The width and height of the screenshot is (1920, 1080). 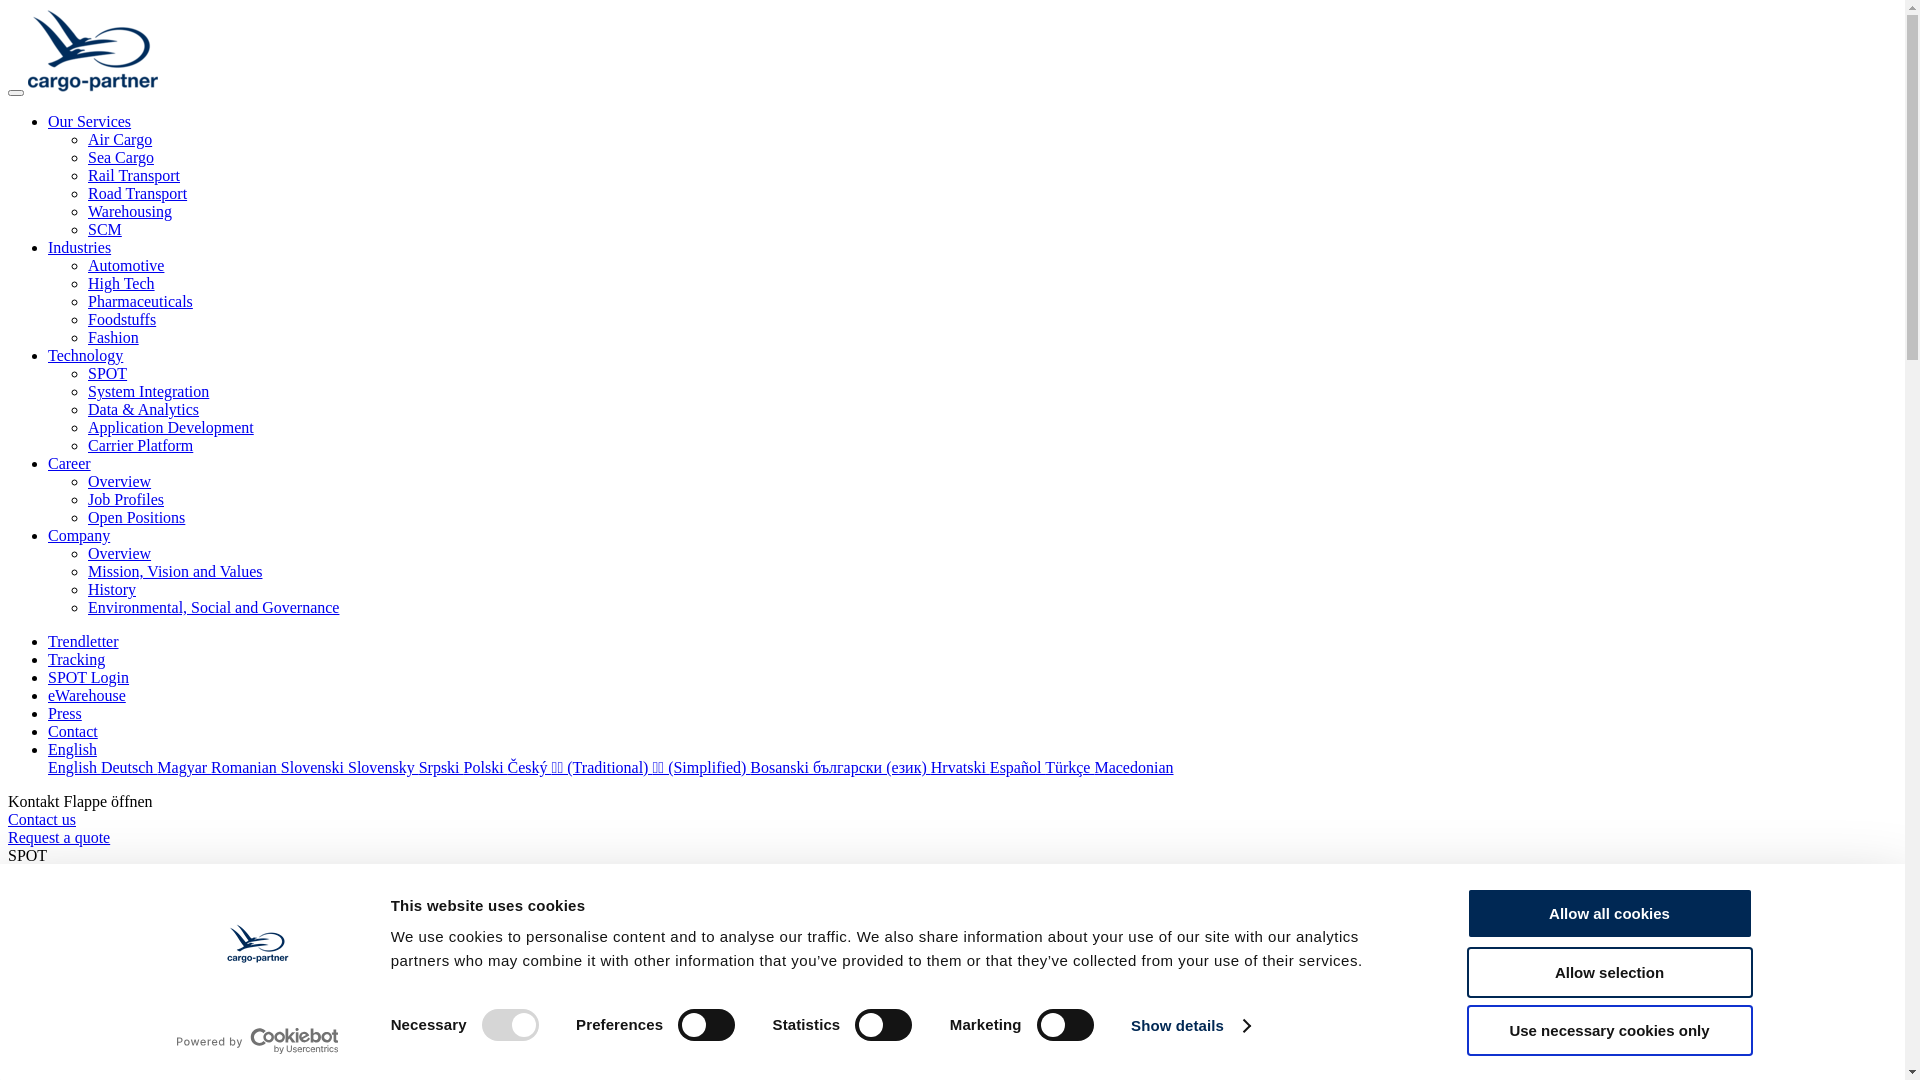 I want to click on 'Bosanski', so click(x=780, y=766).